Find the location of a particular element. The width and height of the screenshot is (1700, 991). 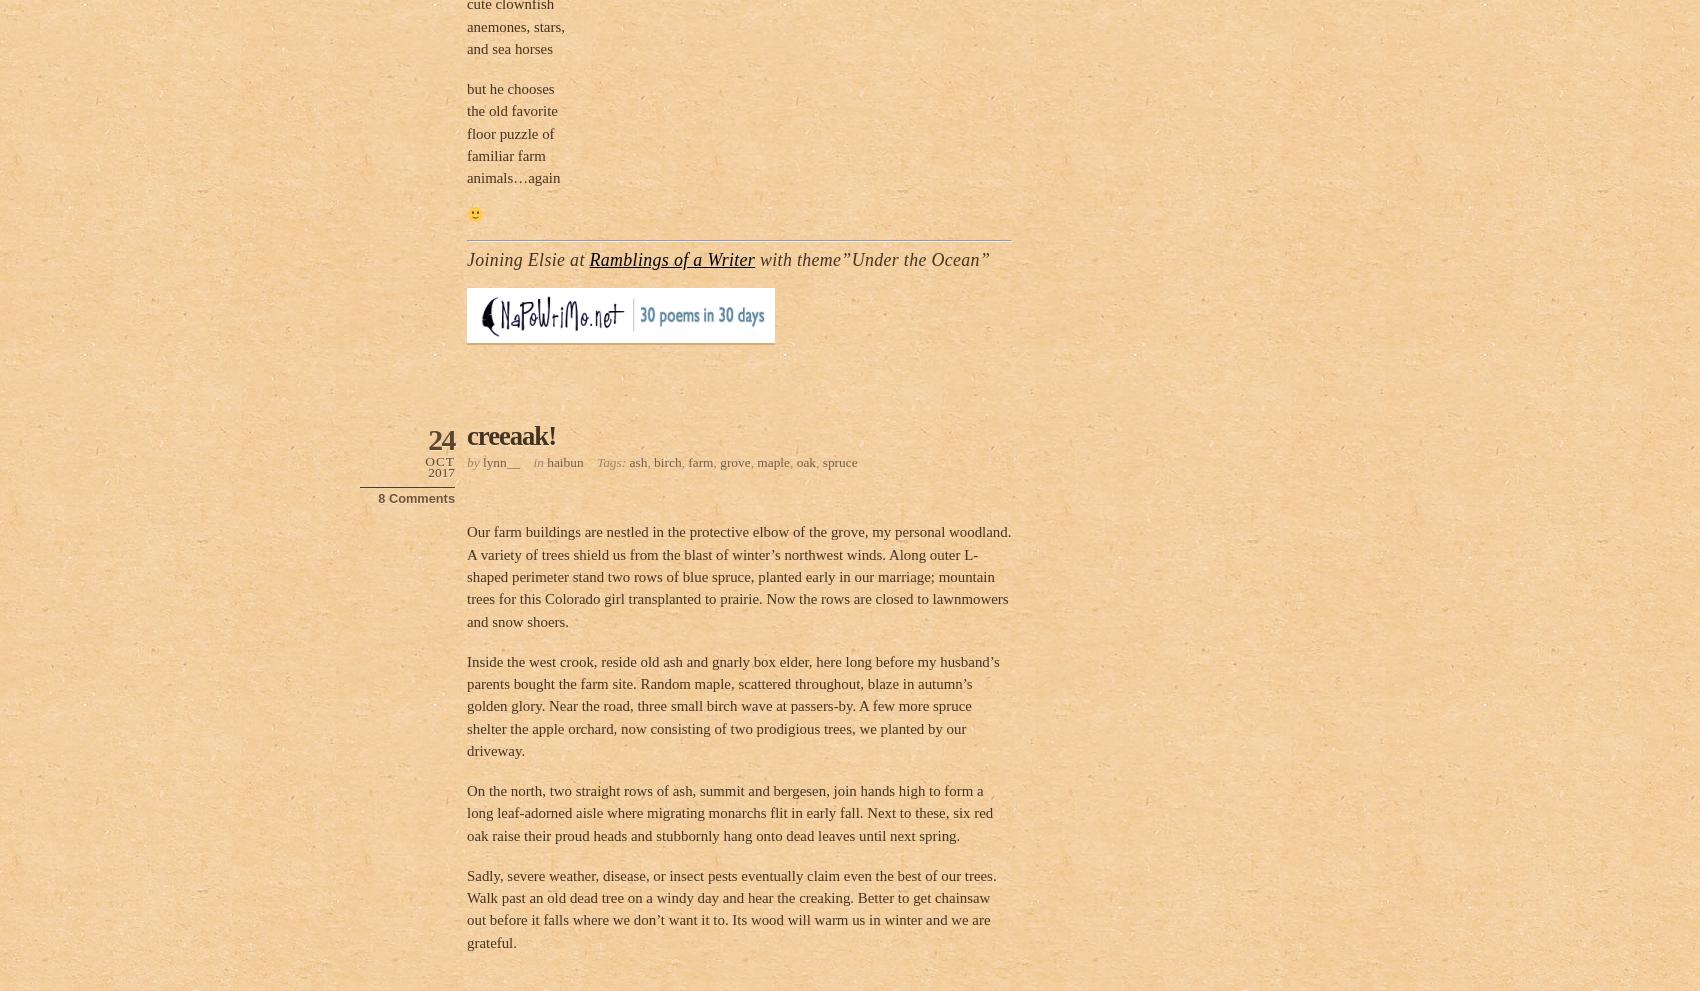

'Ramblings of a Writer' is located at coordinates (672, 259).